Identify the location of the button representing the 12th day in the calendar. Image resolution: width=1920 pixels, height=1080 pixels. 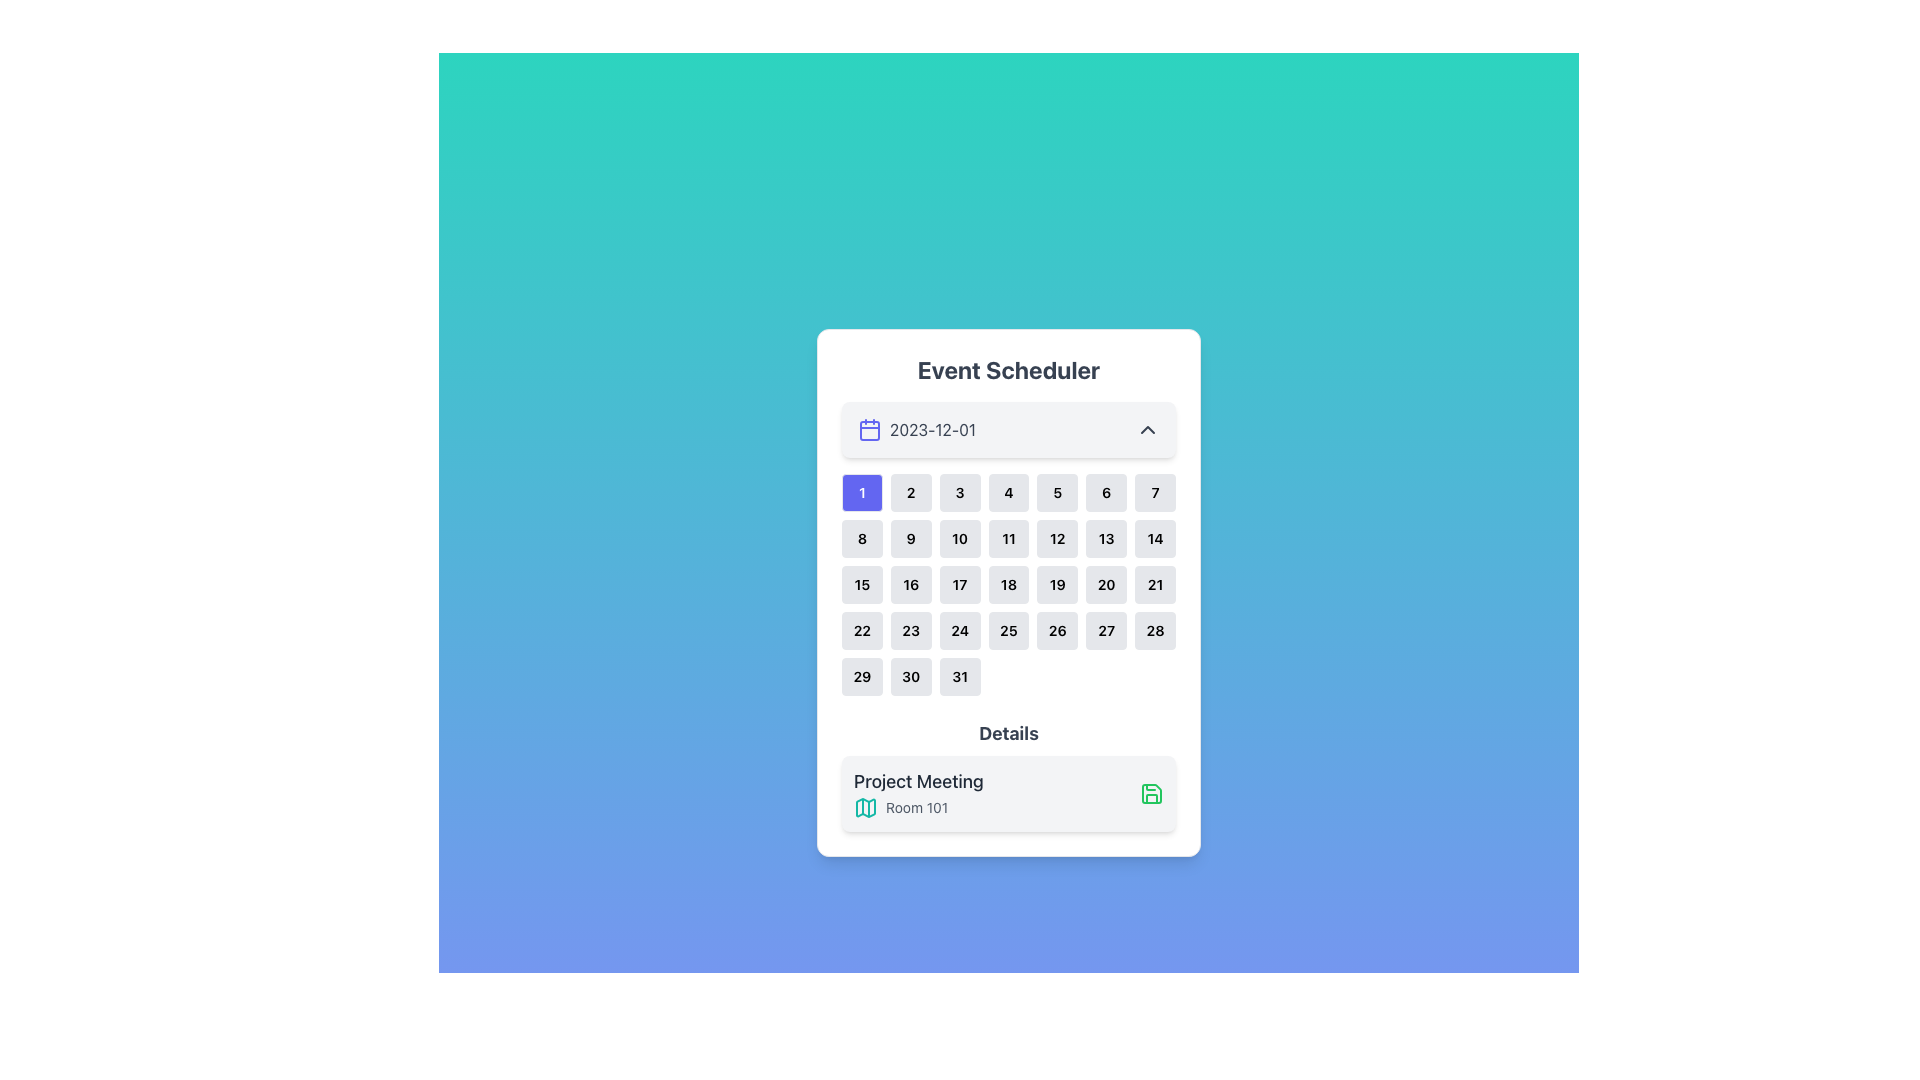
(1056, 538).